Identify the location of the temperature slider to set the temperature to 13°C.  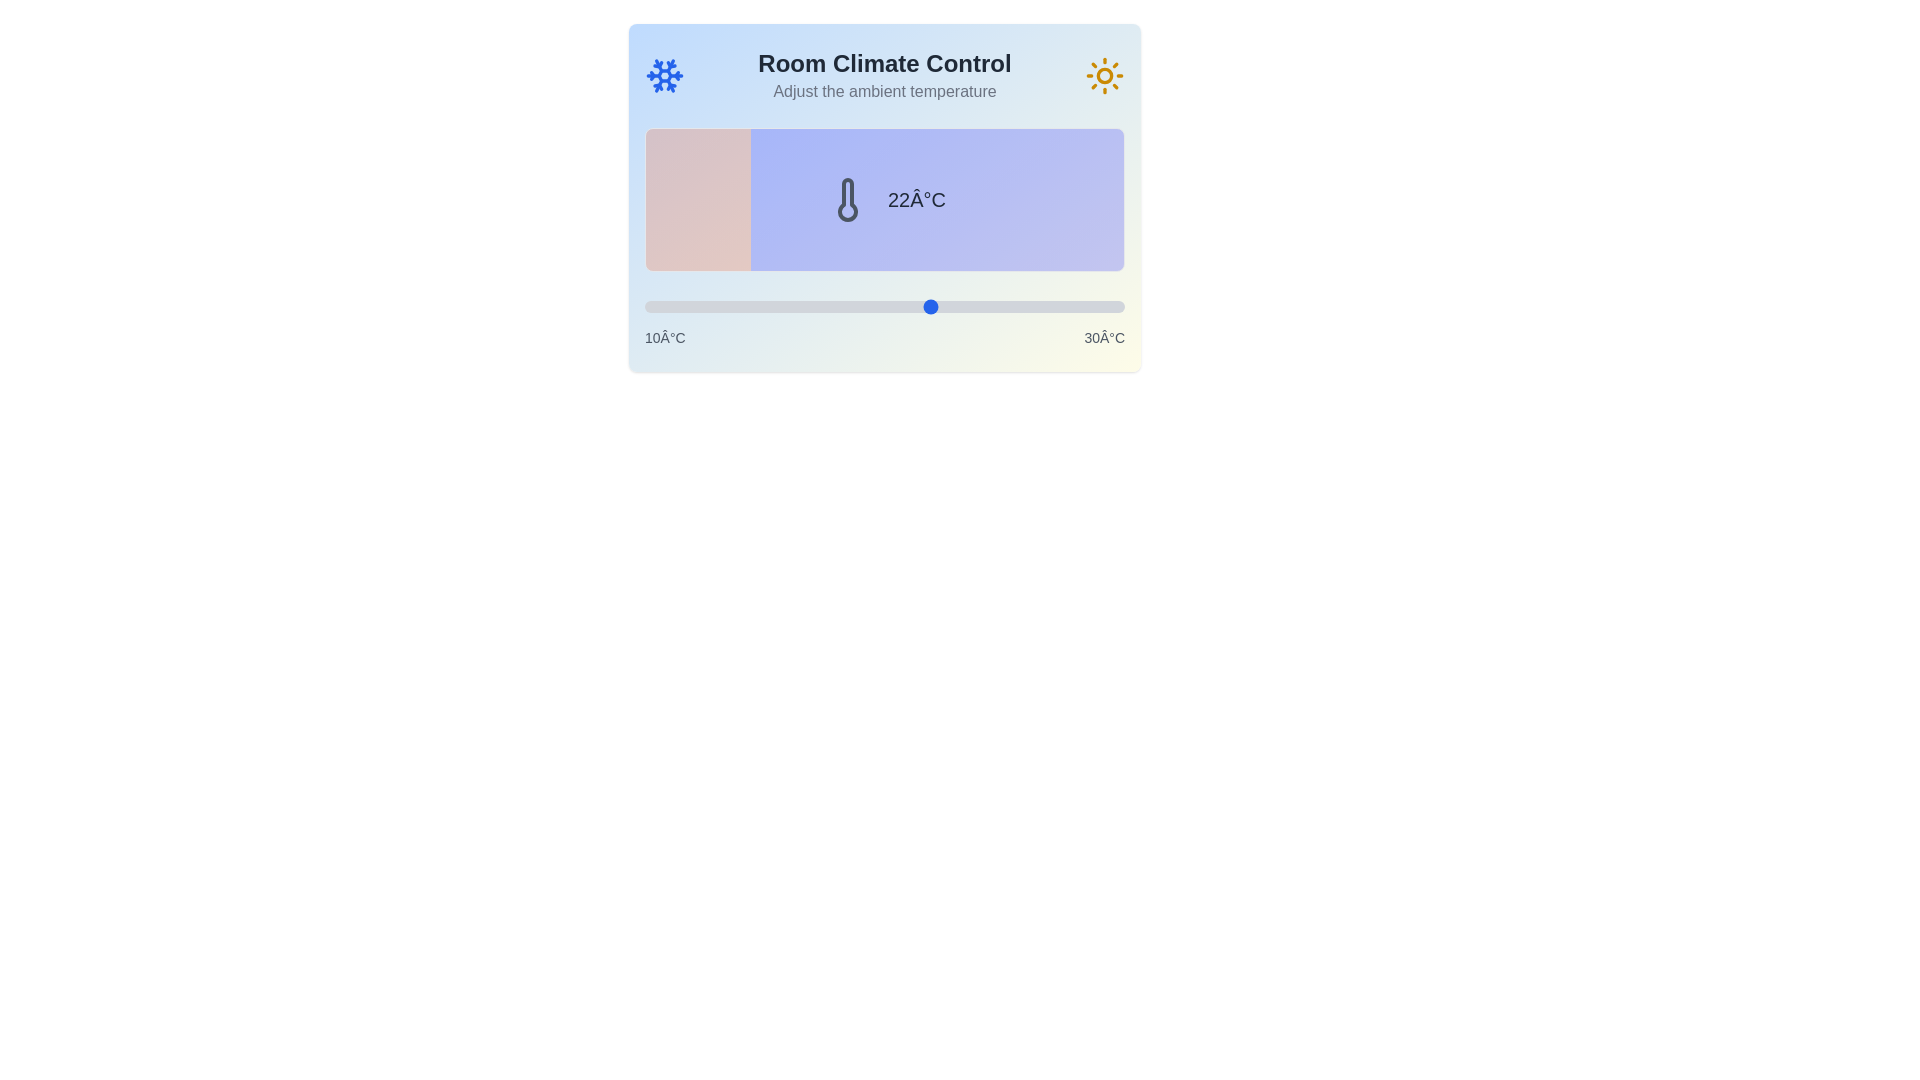
(716, 307).